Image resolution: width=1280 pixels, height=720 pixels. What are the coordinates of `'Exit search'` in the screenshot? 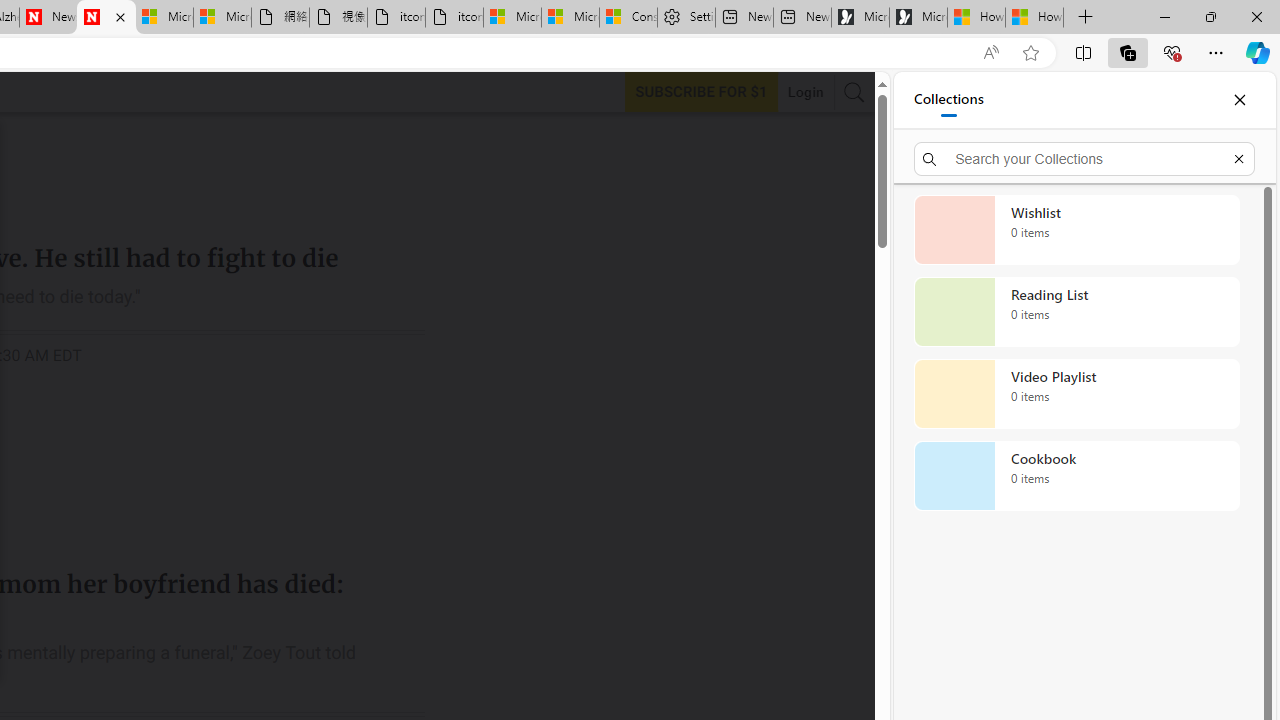 It's located at (1238, 158).